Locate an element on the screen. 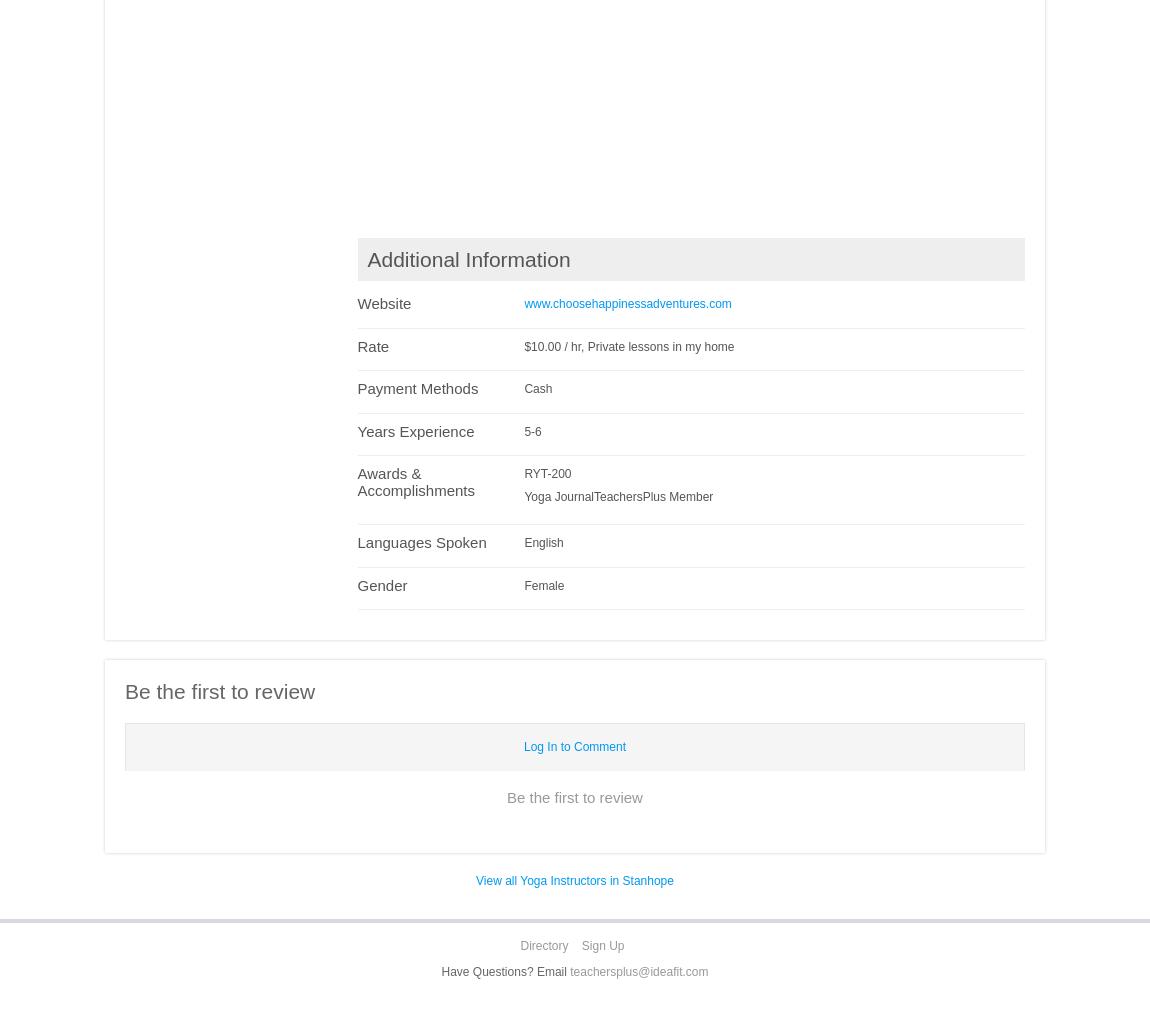 Image resolution: width=1150 pixels, height=1019 pixels. 'teachersplus@ideafit.com' is located at coordinates (638, 970).